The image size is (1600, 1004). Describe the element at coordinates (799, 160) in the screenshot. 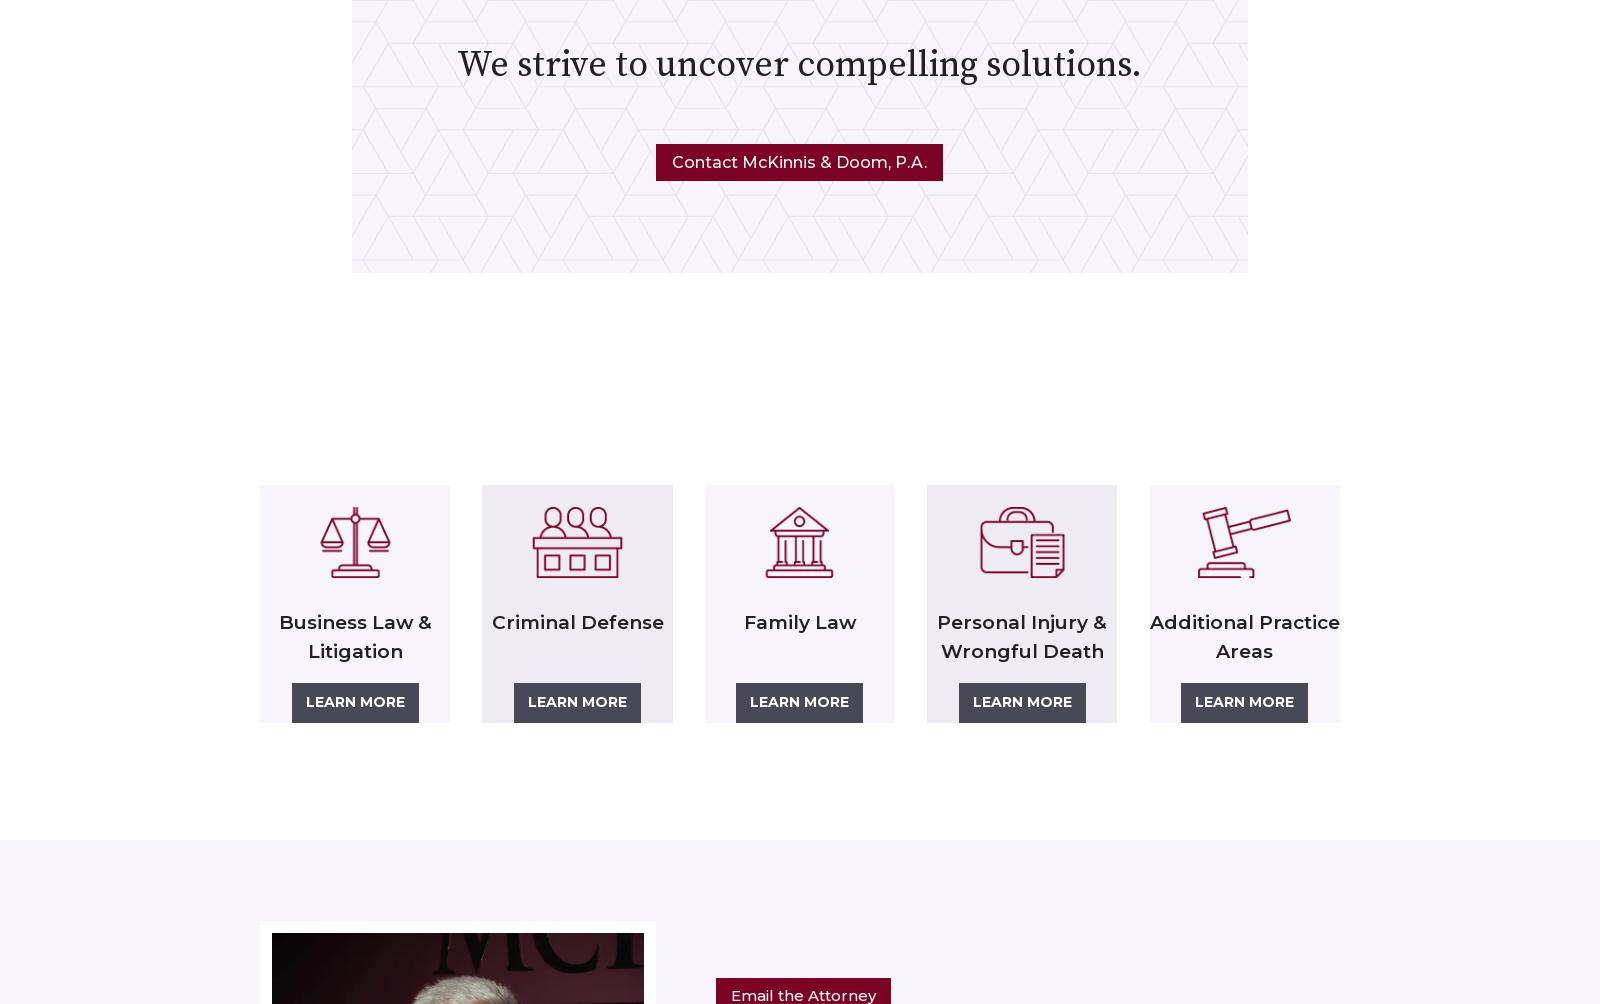

I see `'Contact McKinnis & Doom, P.A.'` at that location.